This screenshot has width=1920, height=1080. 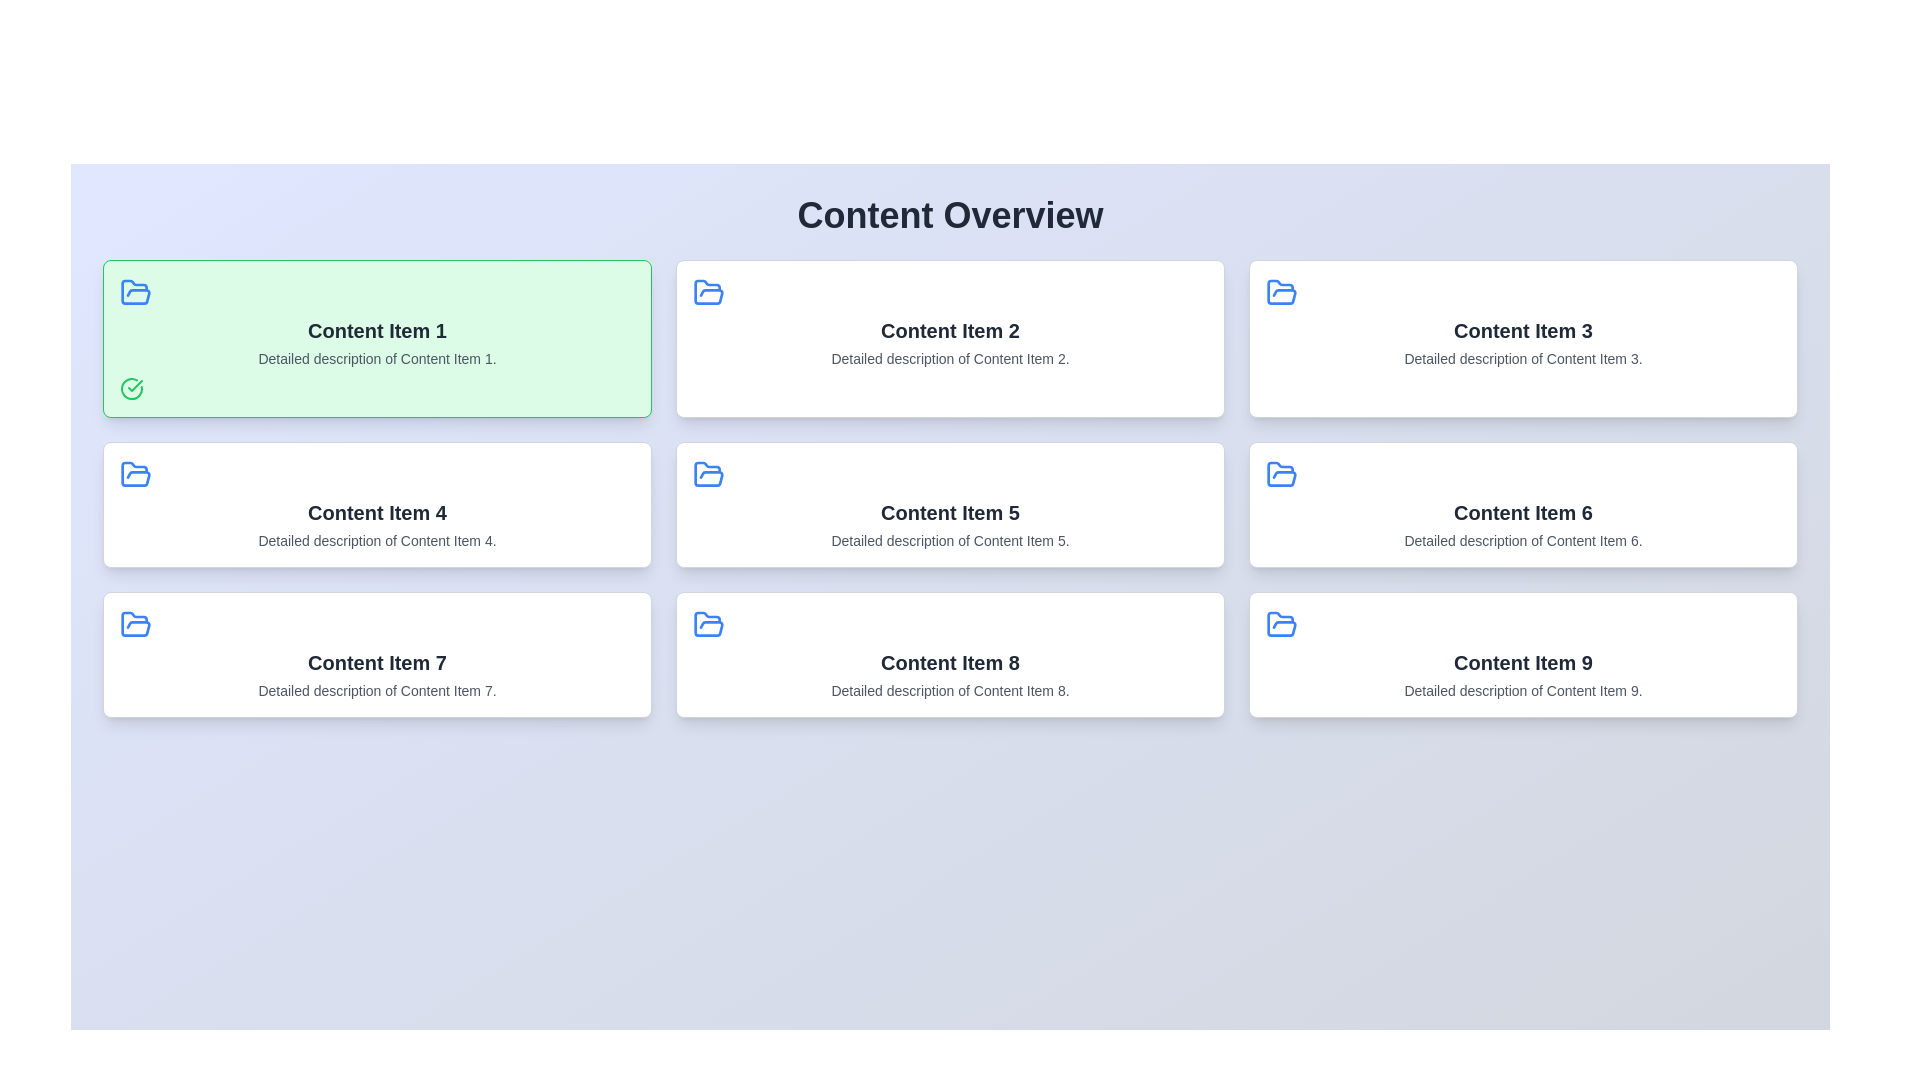 I want to click on the success indicator icon located in the bottom left corner of the card labeled 'Content Item 1', which is enclosed within a green background and positioned under the folder icon, so click(x=131, y=389).